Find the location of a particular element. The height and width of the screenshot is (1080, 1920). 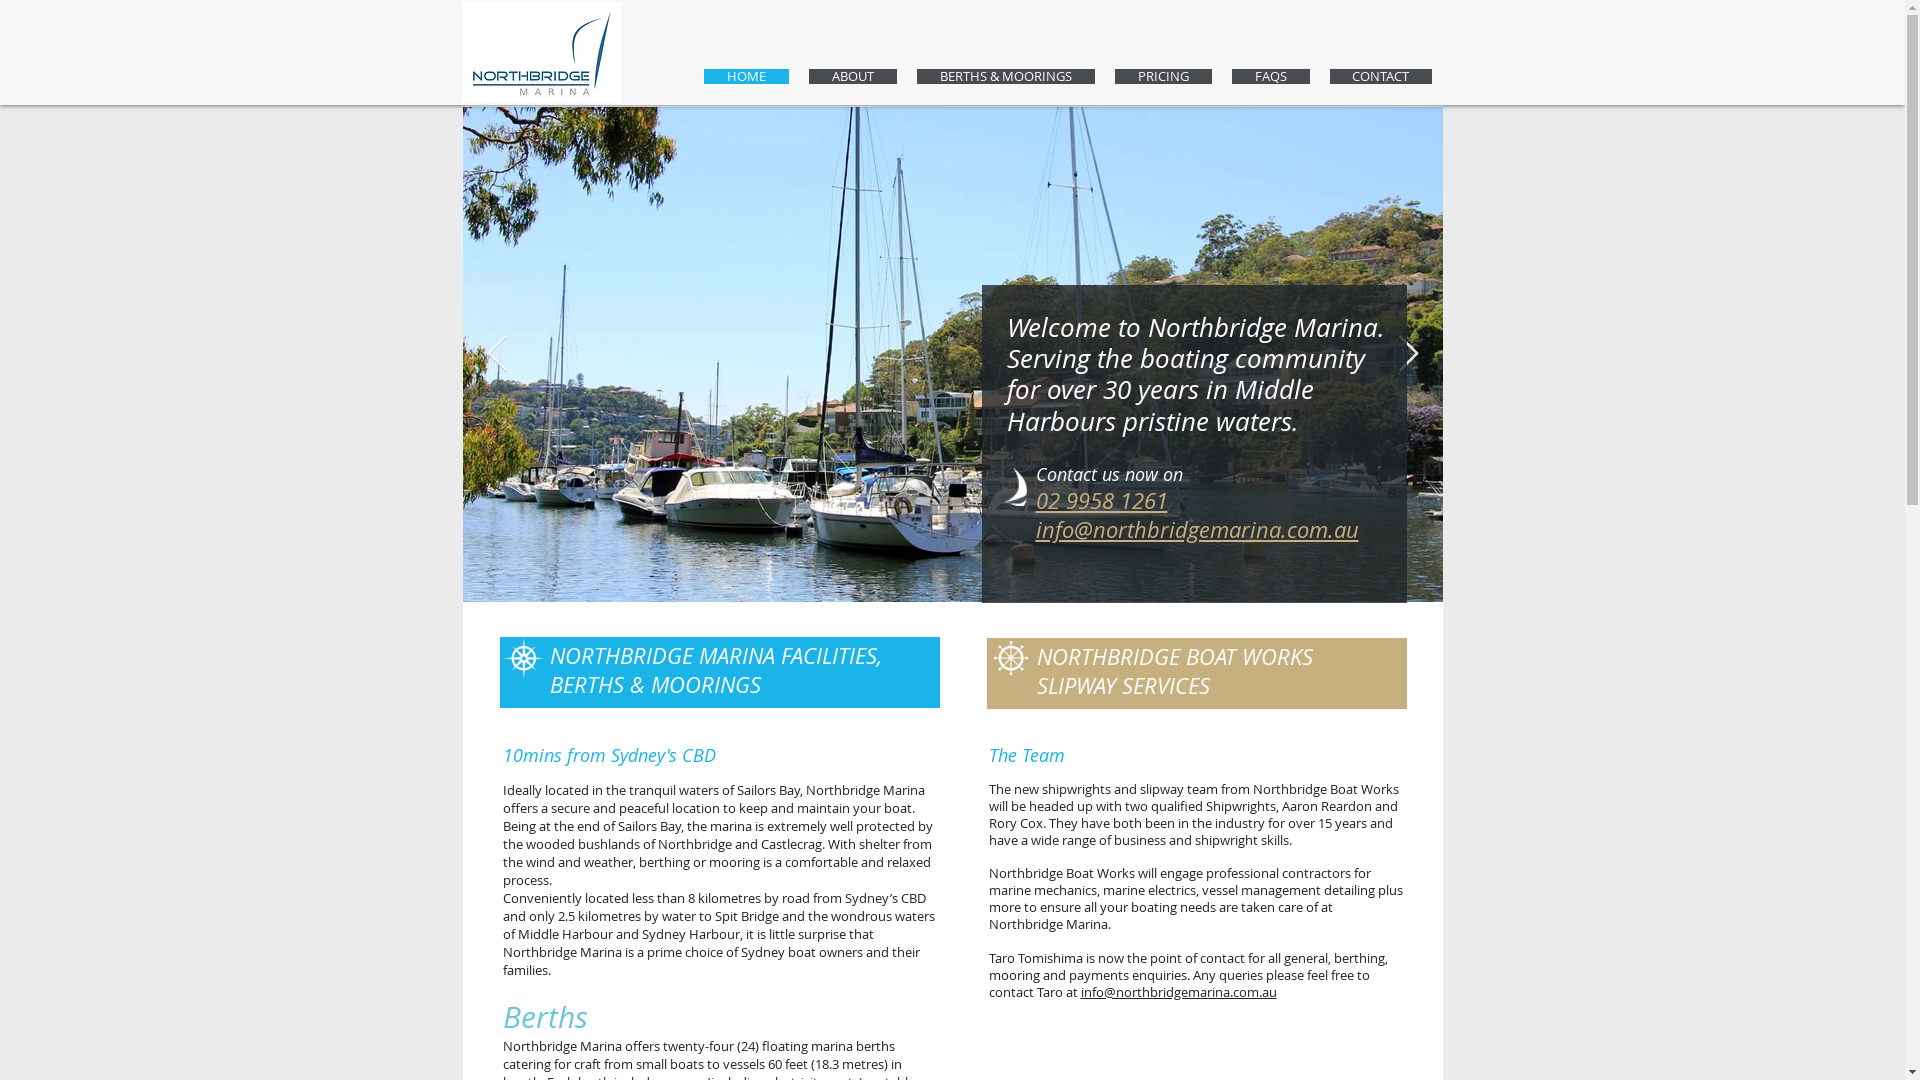

'BERTHS & MOORINGS' is located at coordinates (1004, 75).